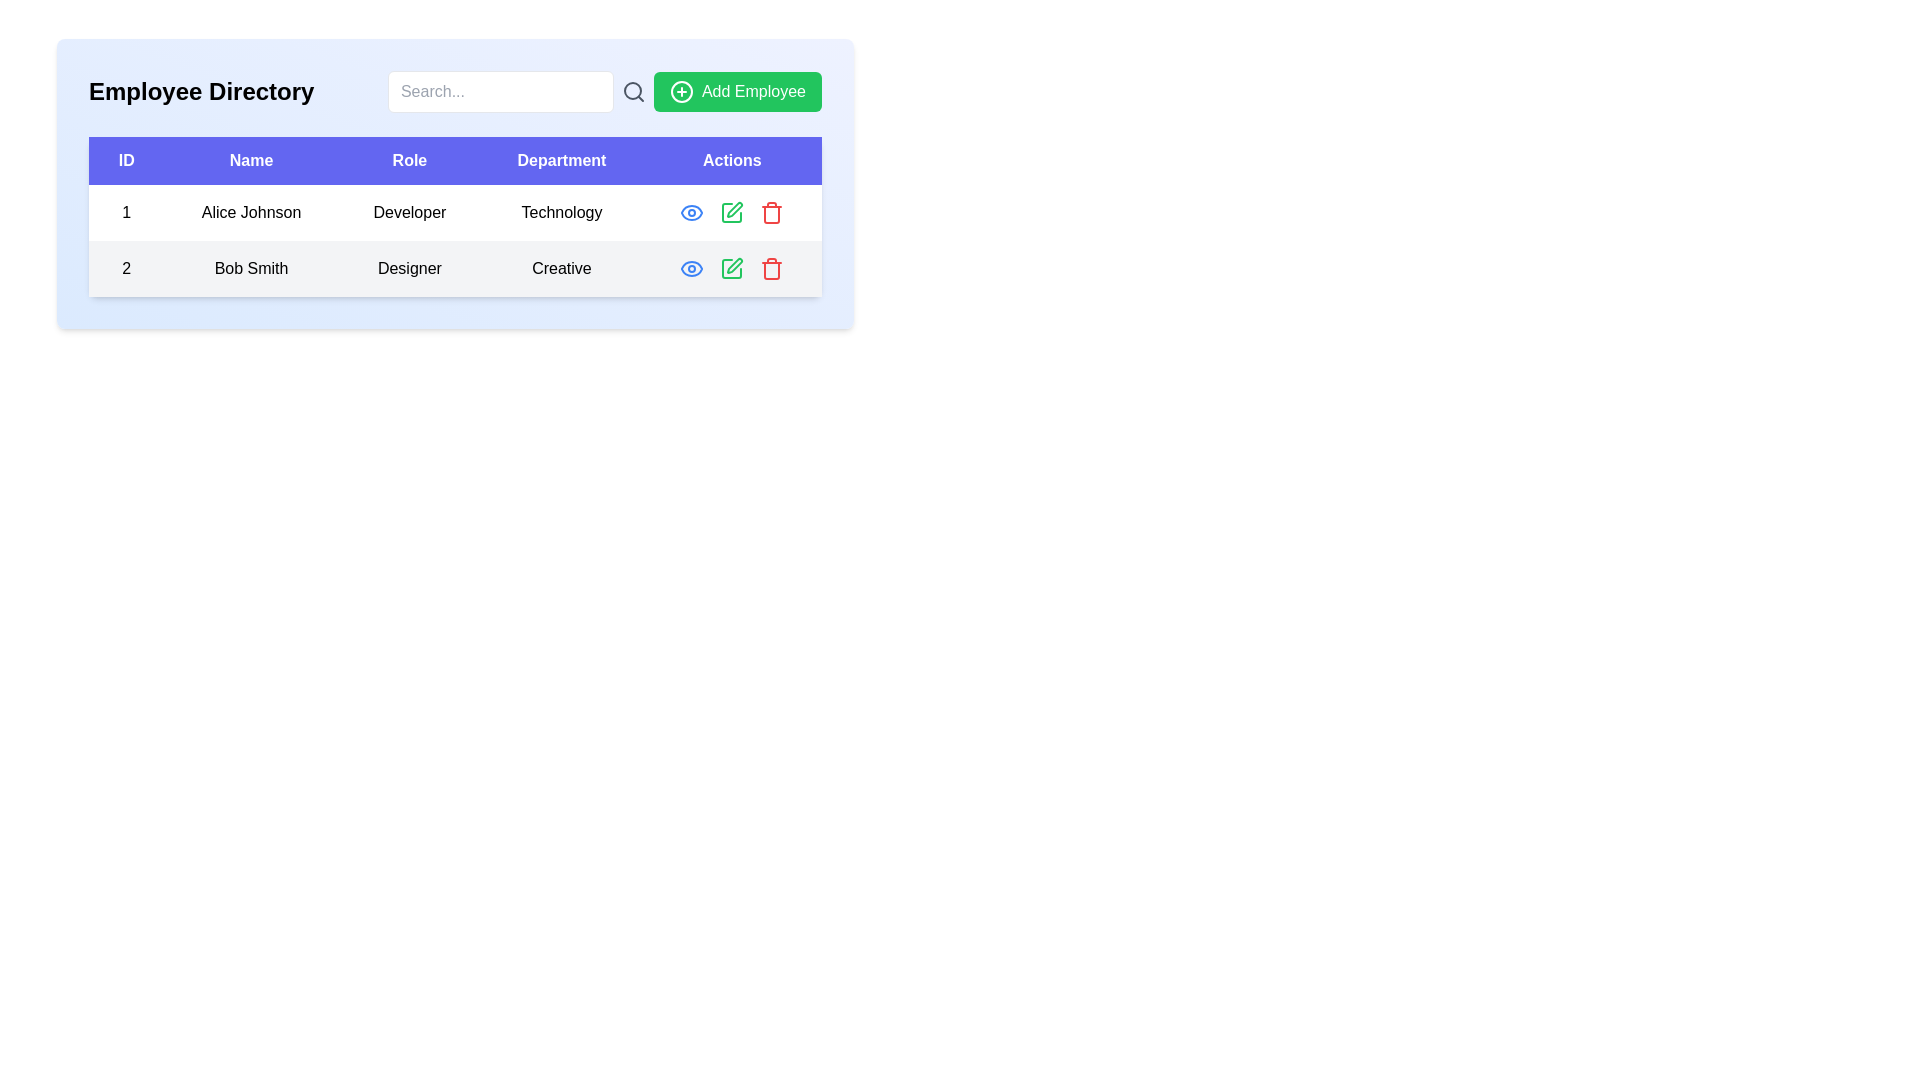 The height and width of the screenshot is (1080, 1920). Describe the element at coordinates (730, 212) in the screenshot. I see `the green pen icon in the 'Actions' column of the first row to initiate an edit operation` at that location.